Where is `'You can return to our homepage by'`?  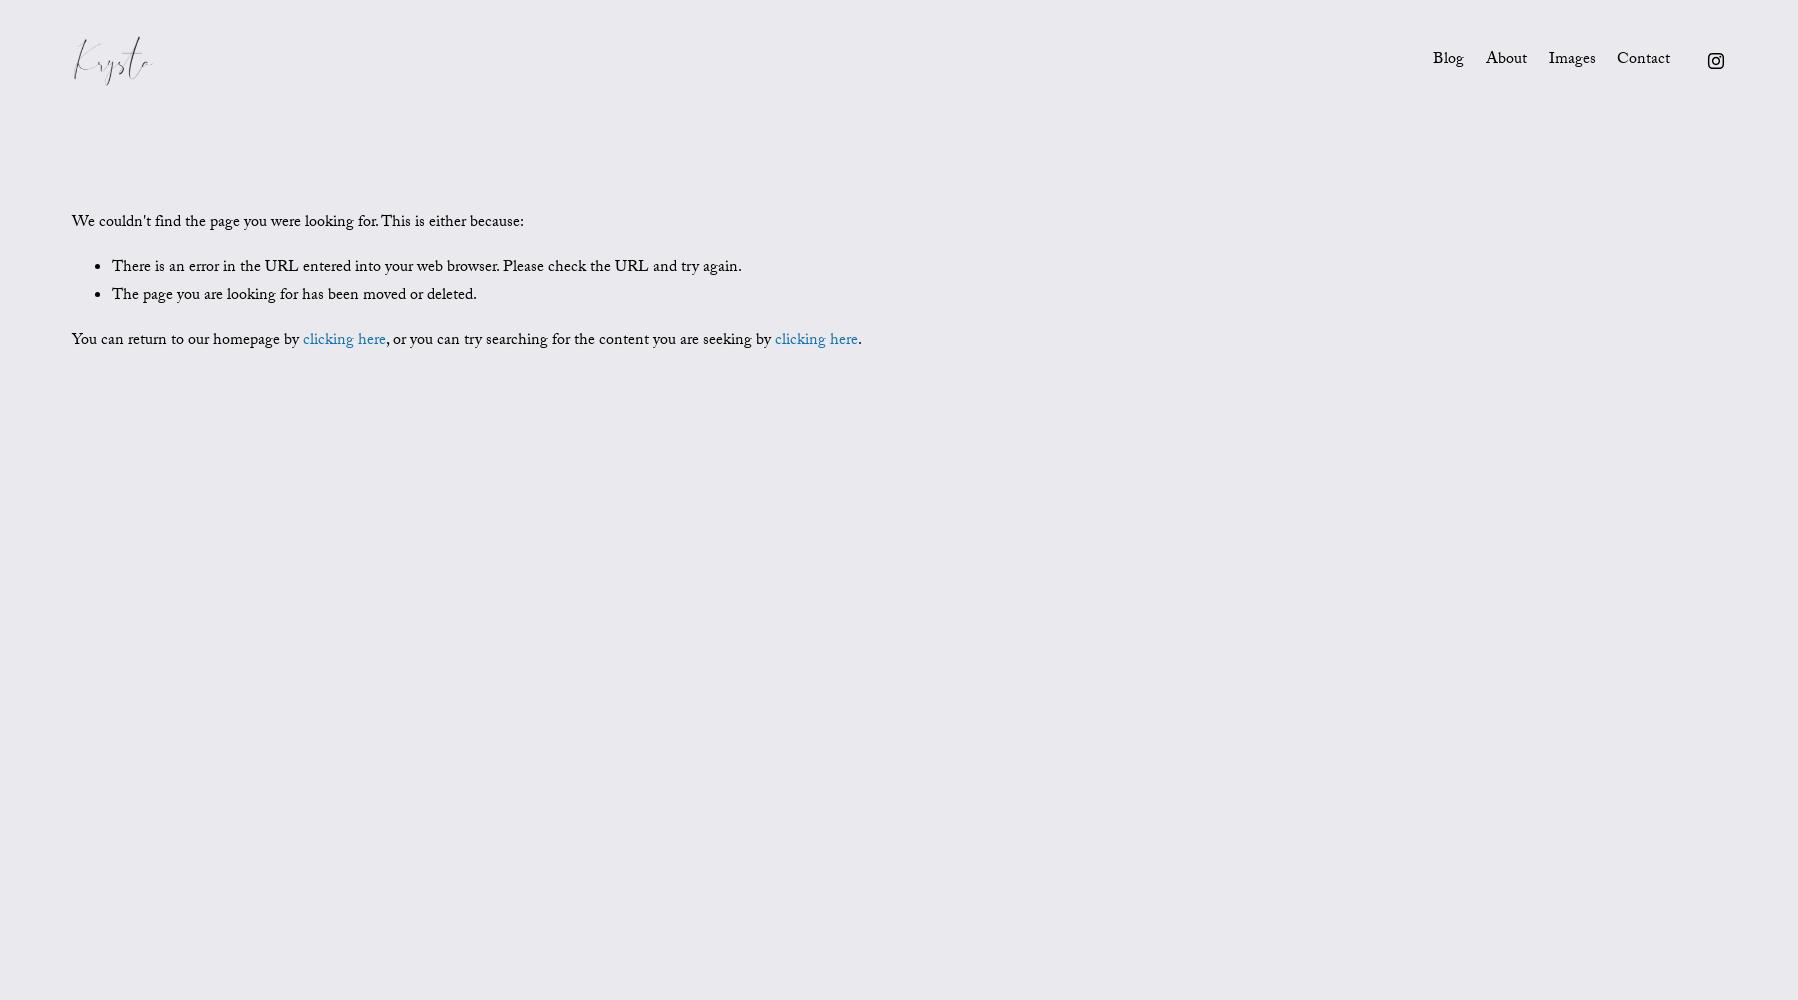
'You can return to our homepage by' is located at coordinates (186, 340).